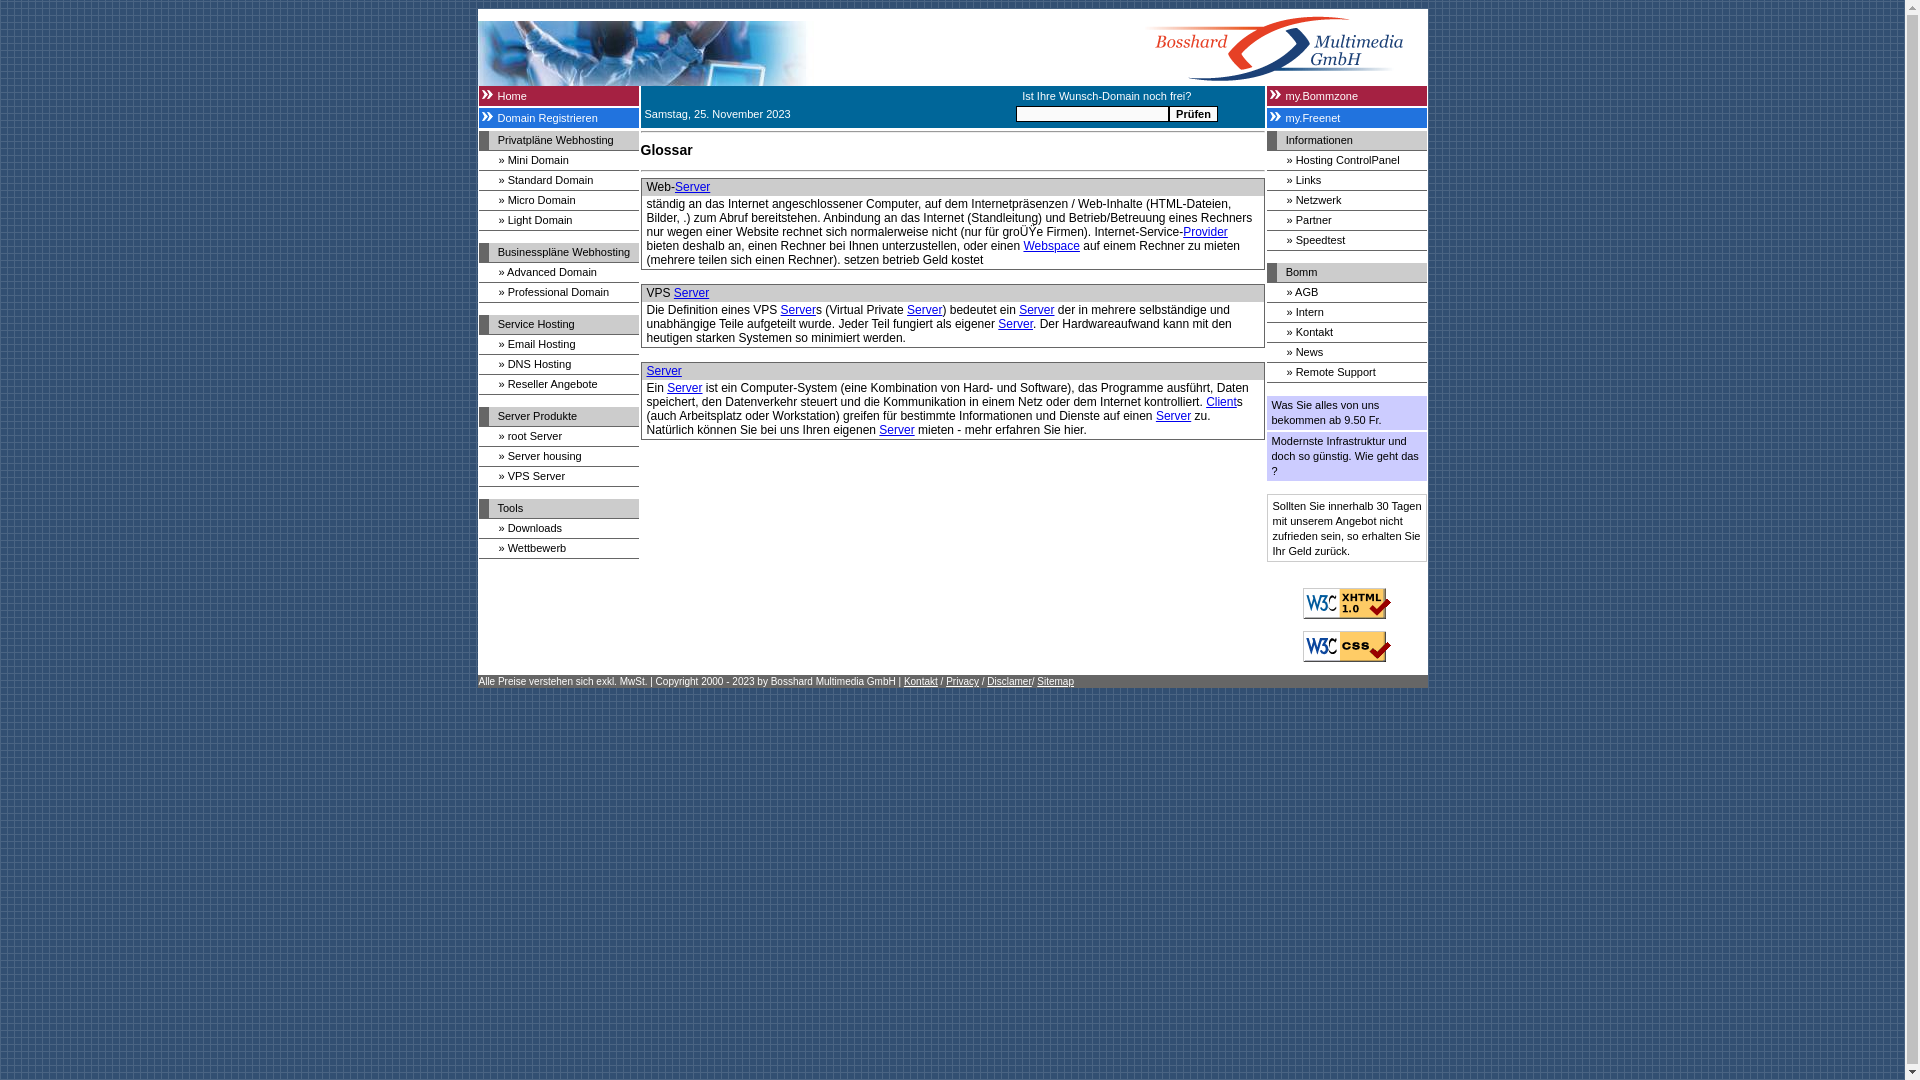 The height and width of the screenshot is (1080, 1920). What do you see at coordinates (557, 96) in the screenshot?
I see `'Home'` at bounding box center [557, 96].